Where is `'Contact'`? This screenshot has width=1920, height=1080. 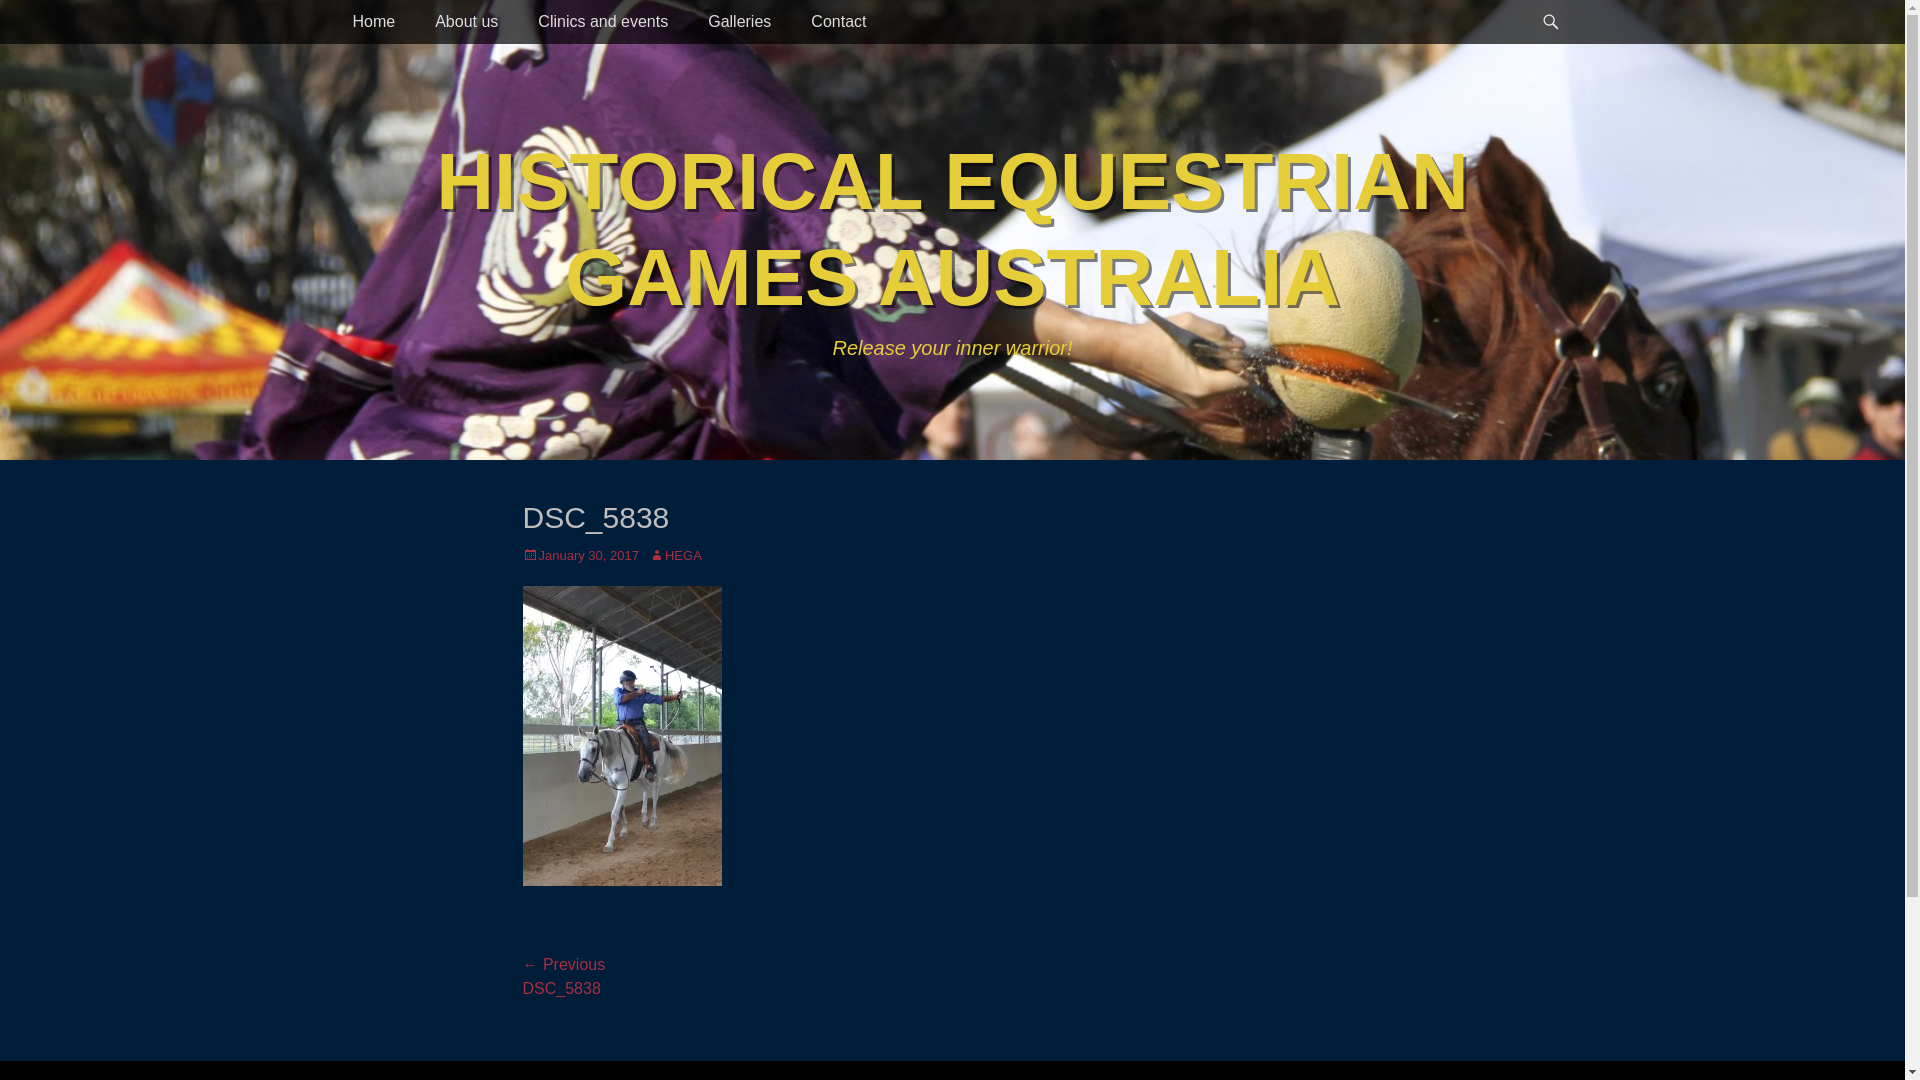 'Contact' is located at coordinates (838, 22).